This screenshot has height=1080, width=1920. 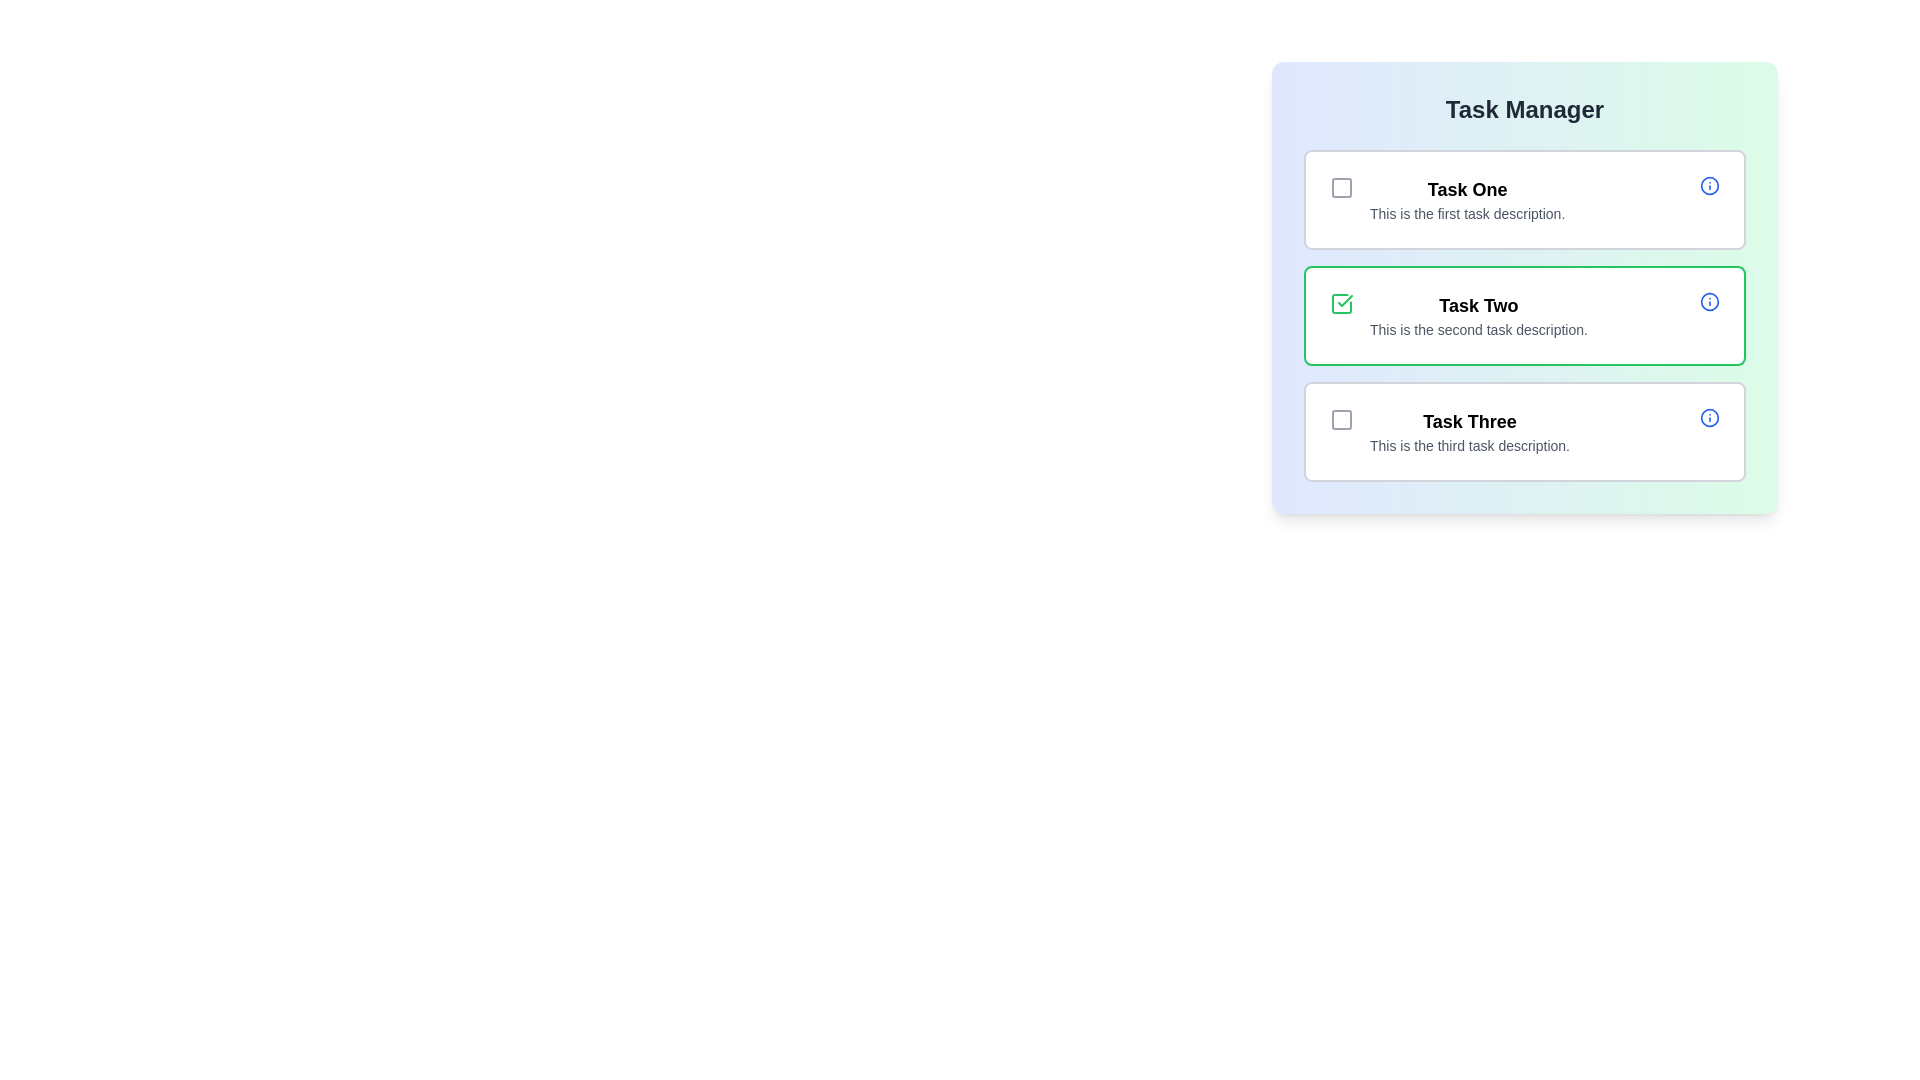 I want to click on the status icon indicating the completion of 'Task Two', which is located within a green-outlined task item and positioned just left of the text label, so click(x=1345, y=300).